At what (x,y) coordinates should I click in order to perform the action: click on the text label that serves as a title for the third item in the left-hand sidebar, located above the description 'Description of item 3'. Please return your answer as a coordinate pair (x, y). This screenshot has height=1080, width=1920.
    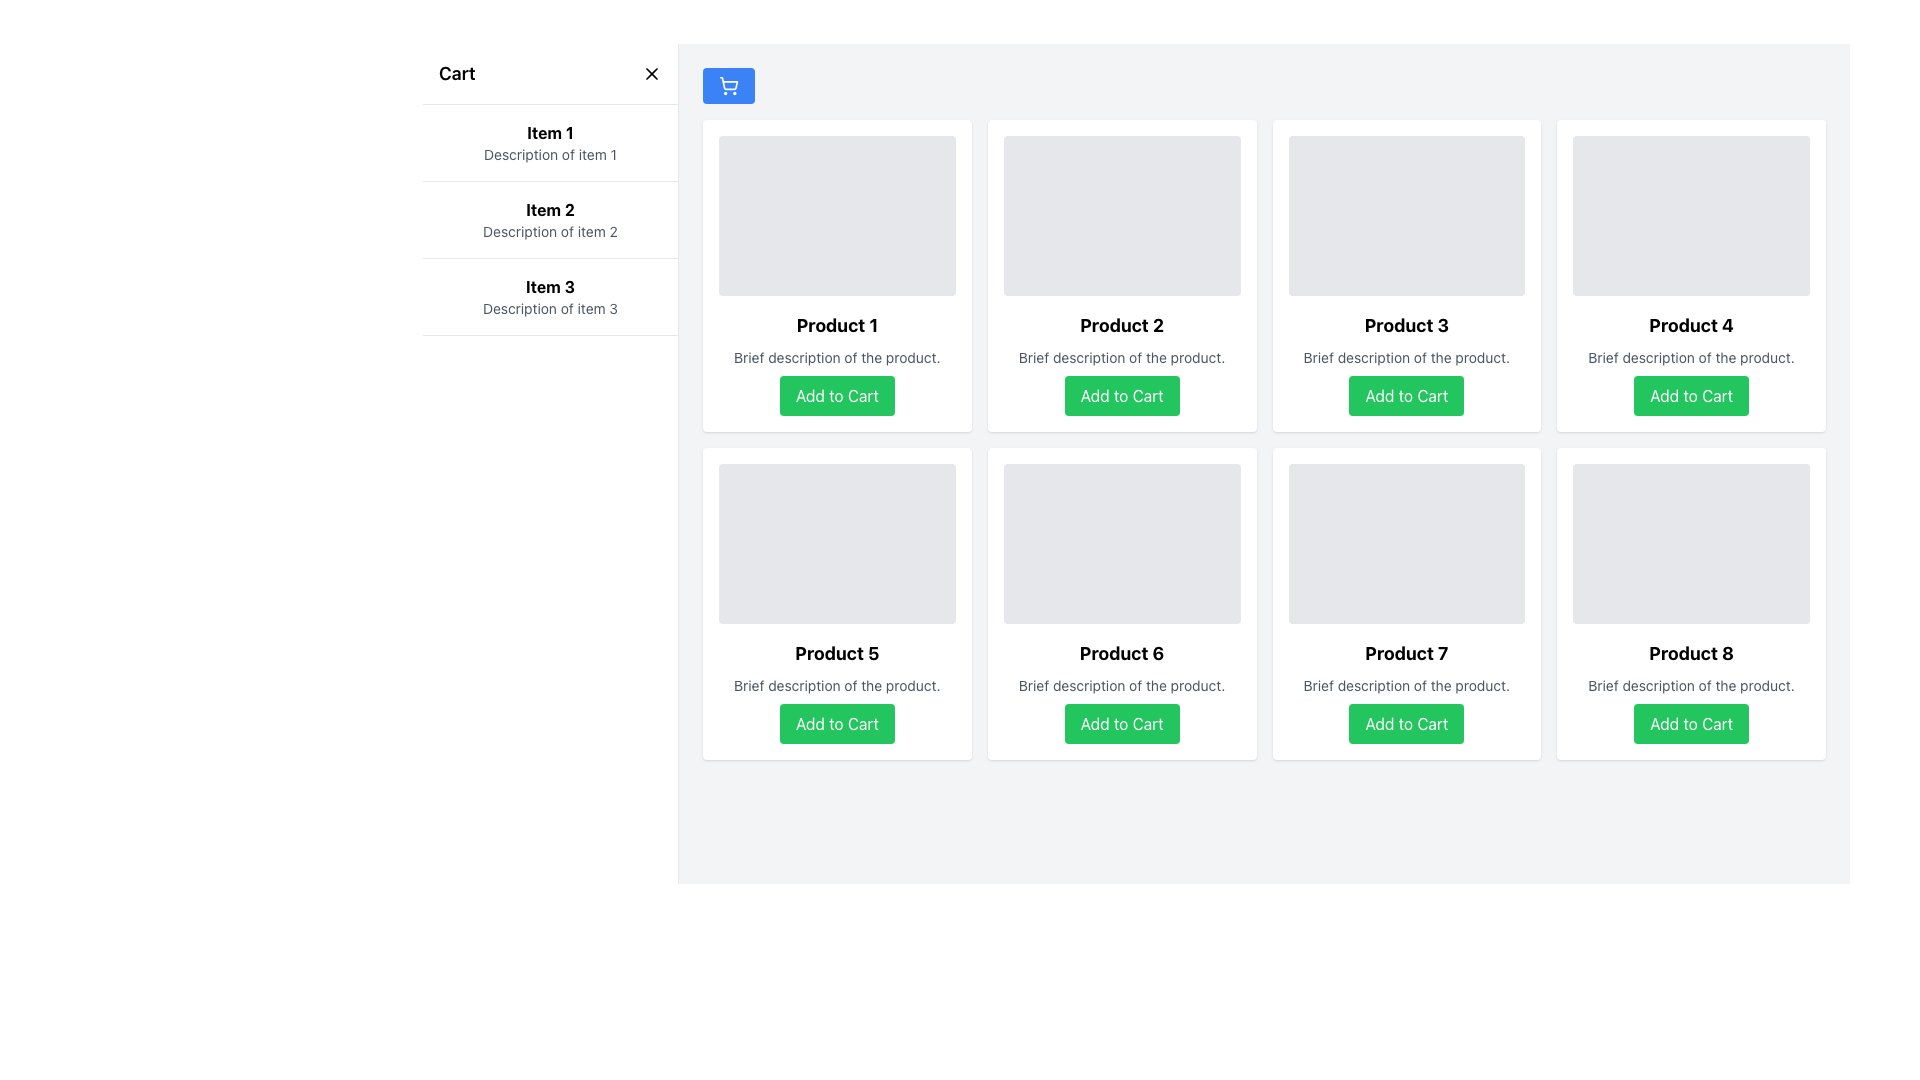
    Looking at the image, I should click on (550, 286).